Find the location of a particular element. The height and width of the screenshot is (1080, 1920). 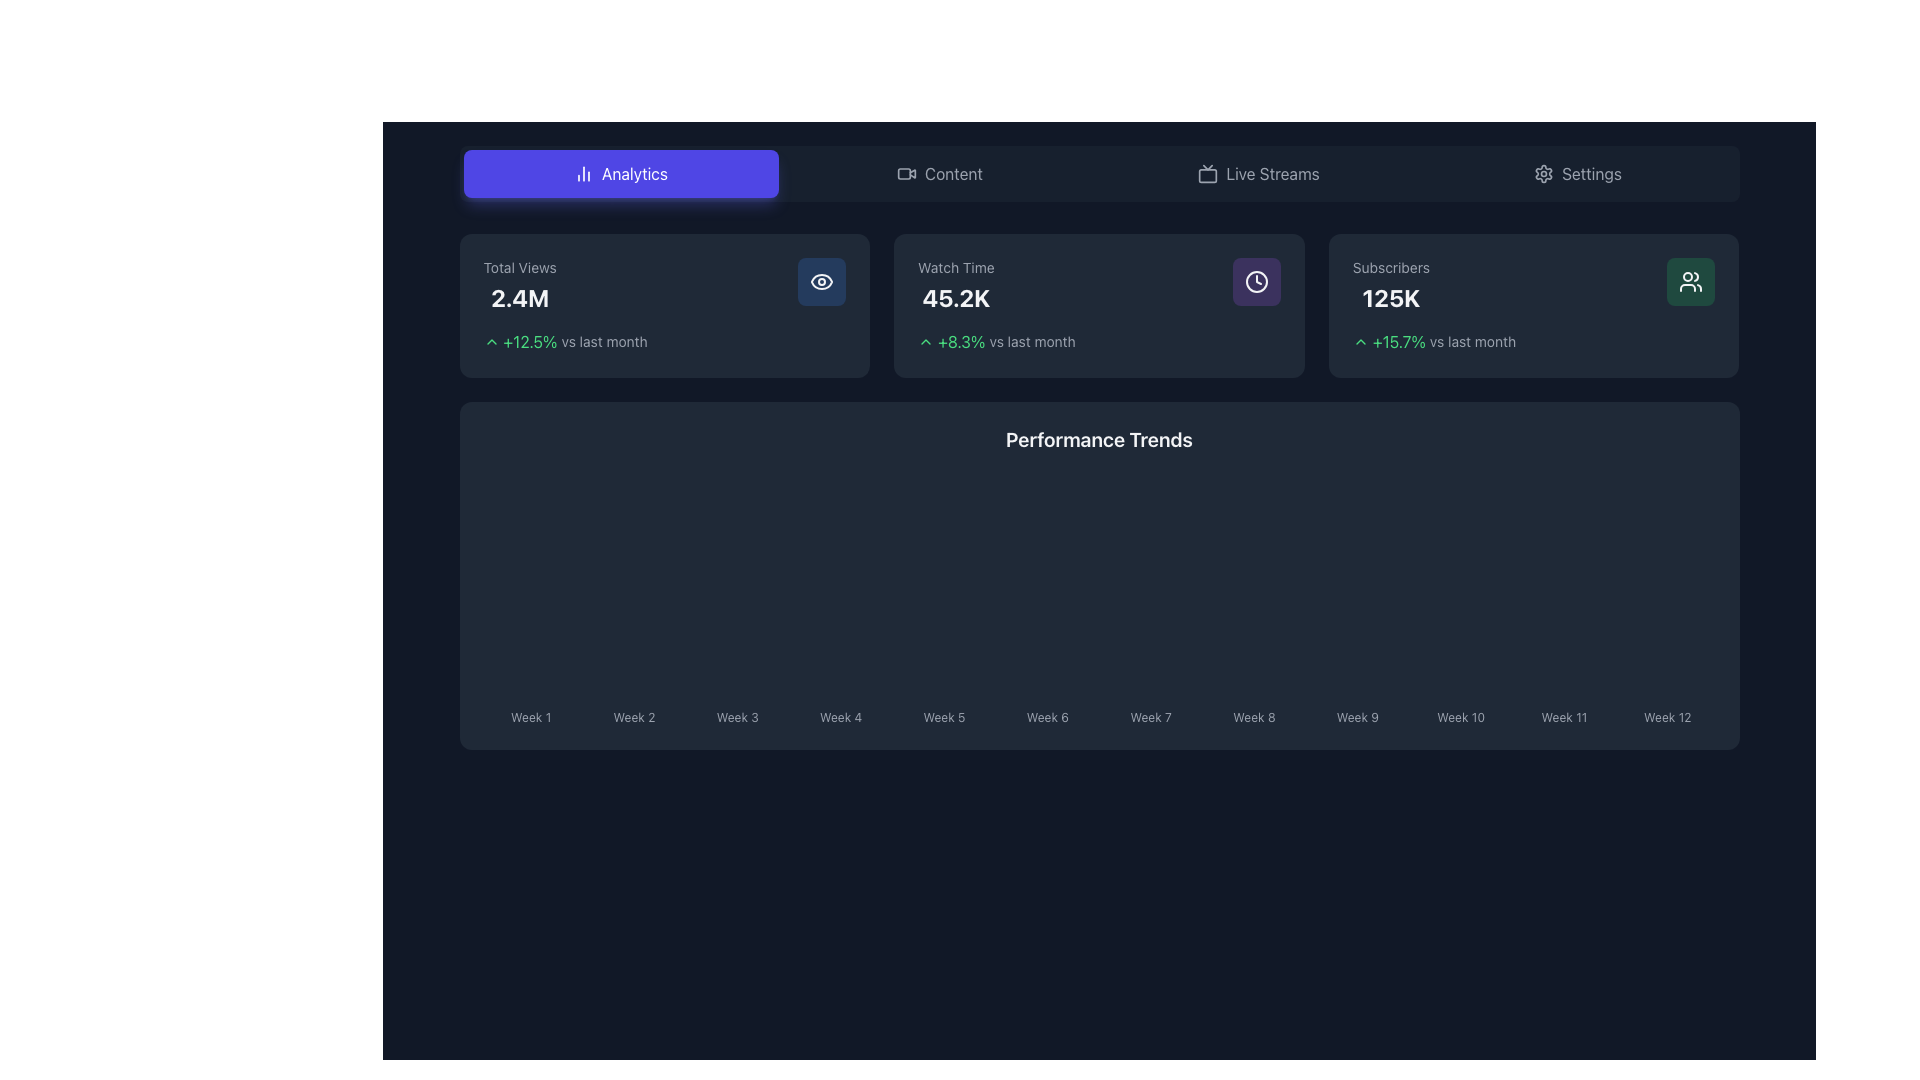

the 'Watch Time' icon located to the right of the '45.2K' text, which represents time-related metrics is located at coordinates (1255, 281).